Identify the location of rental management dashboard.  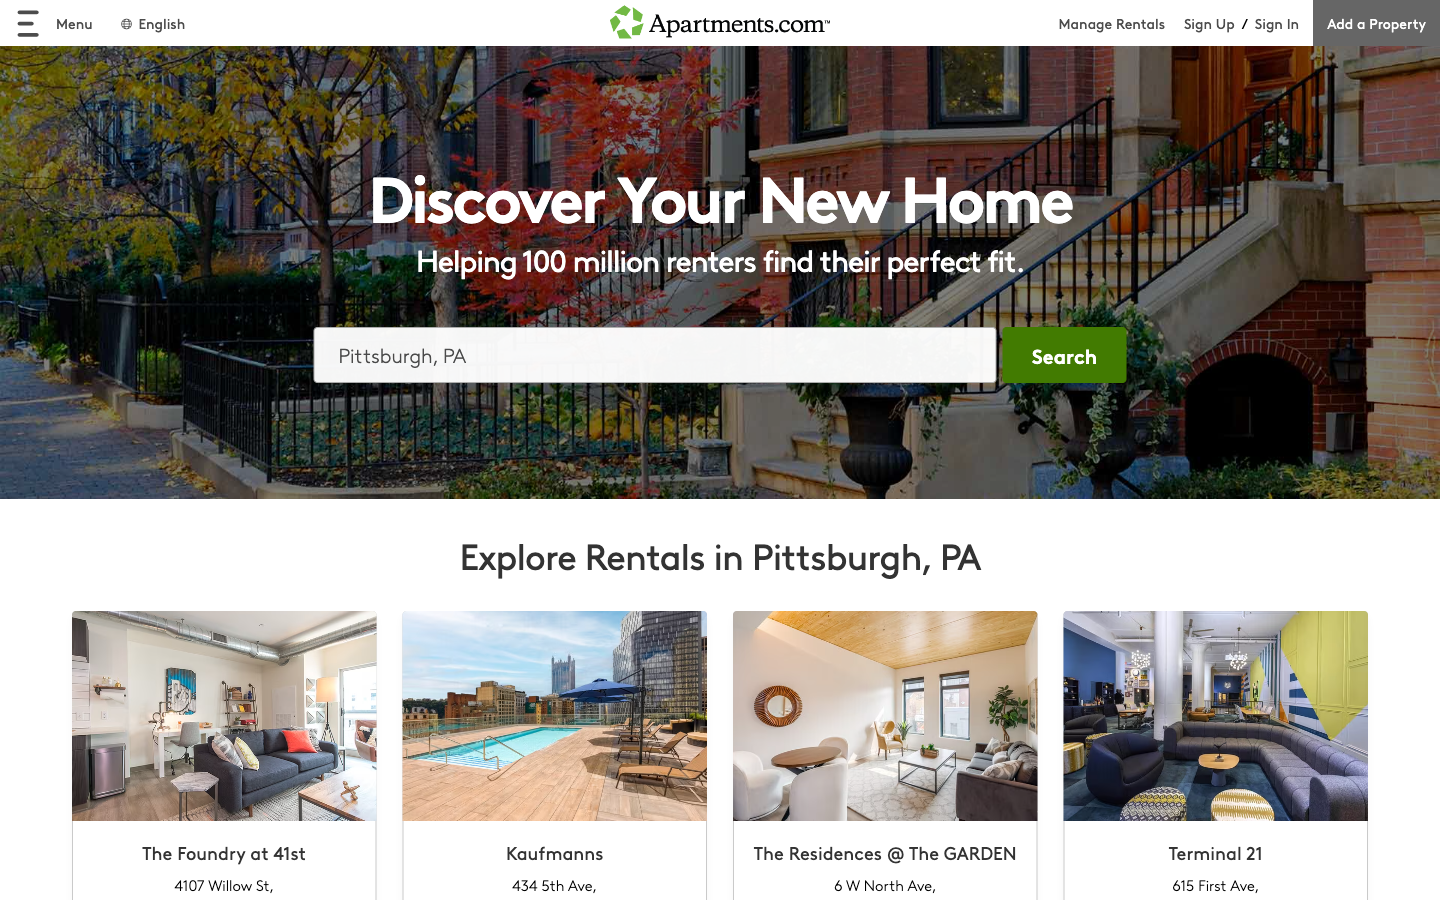
(1120, 22).